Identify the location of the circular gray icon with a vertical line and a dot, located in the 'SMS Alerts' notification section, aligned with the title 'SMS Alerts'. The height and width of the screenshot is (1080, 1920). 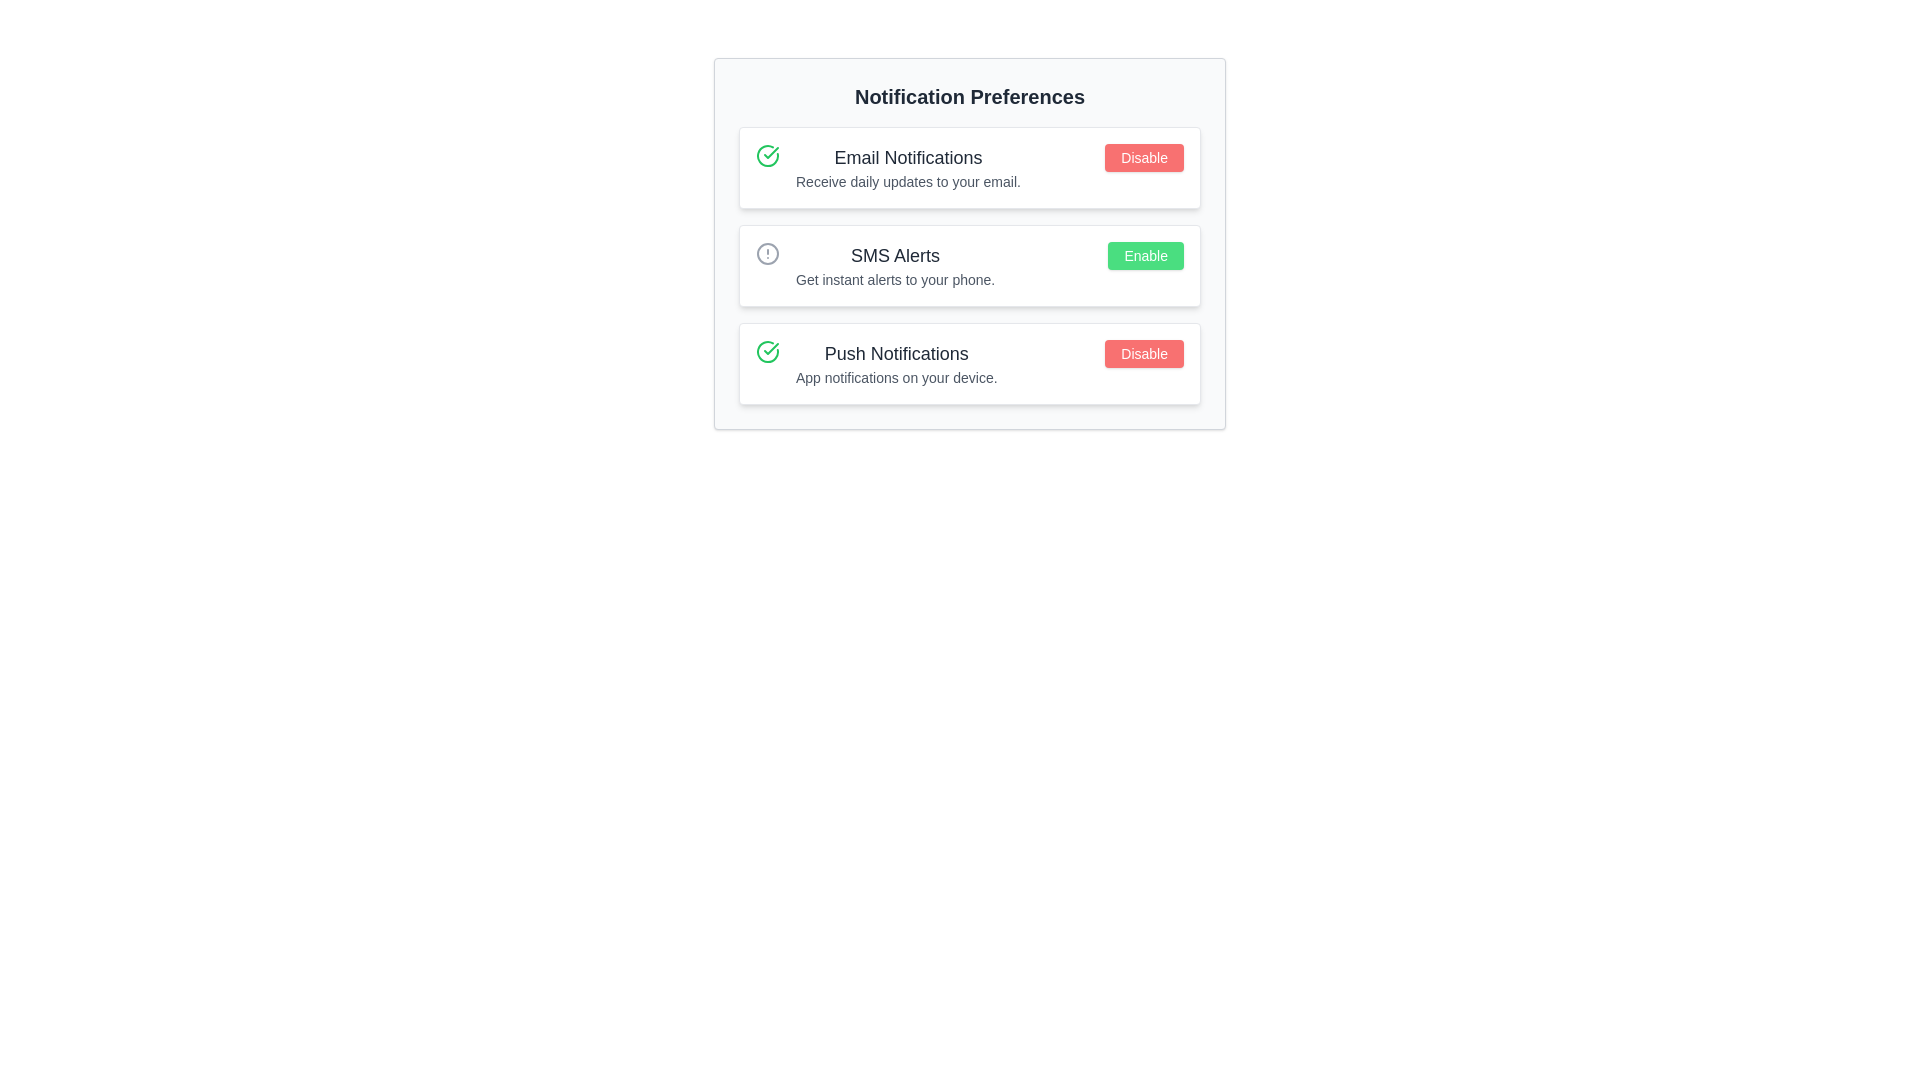
(767, 253).